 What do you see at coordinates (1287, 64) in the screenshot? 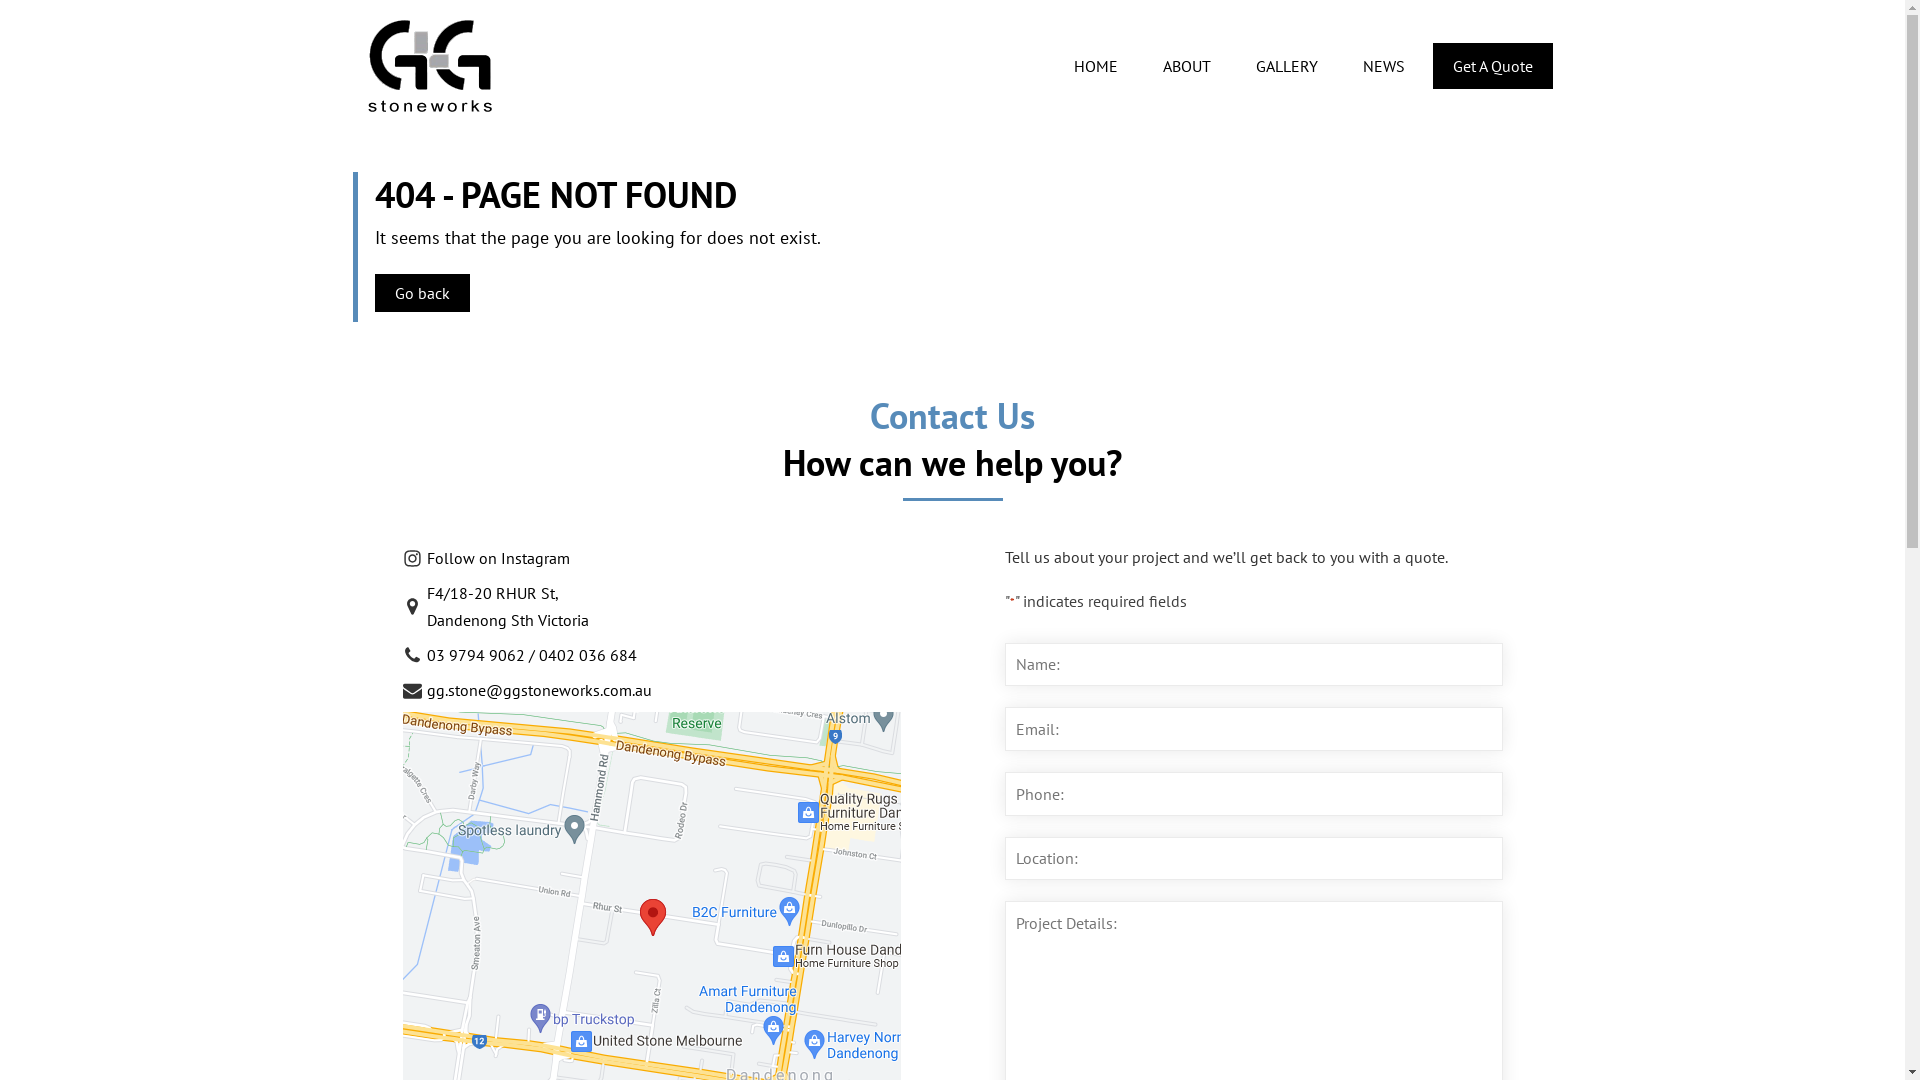
I see `'GALLERY'` at bounding box center [1287, 64].